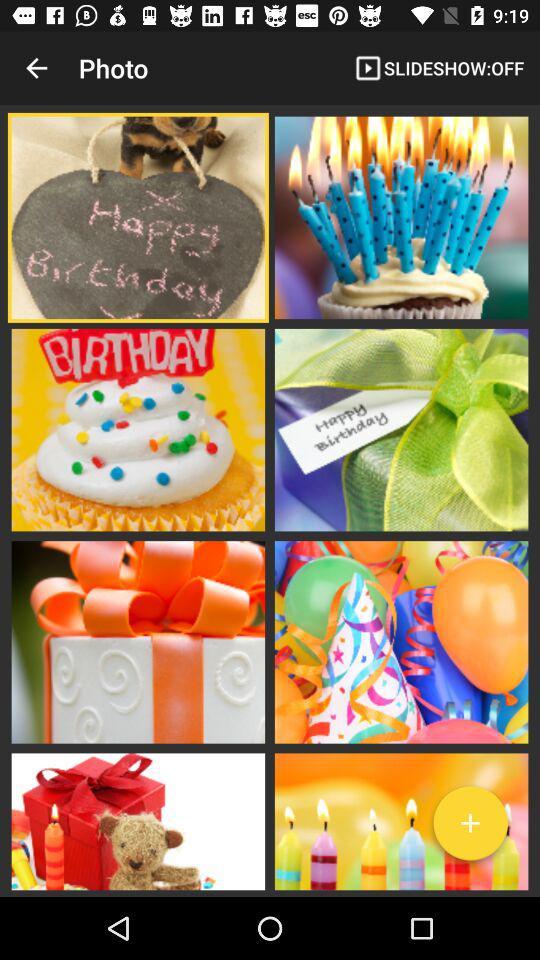  I want to click on the app to the left of the photo, so click(36, 68).